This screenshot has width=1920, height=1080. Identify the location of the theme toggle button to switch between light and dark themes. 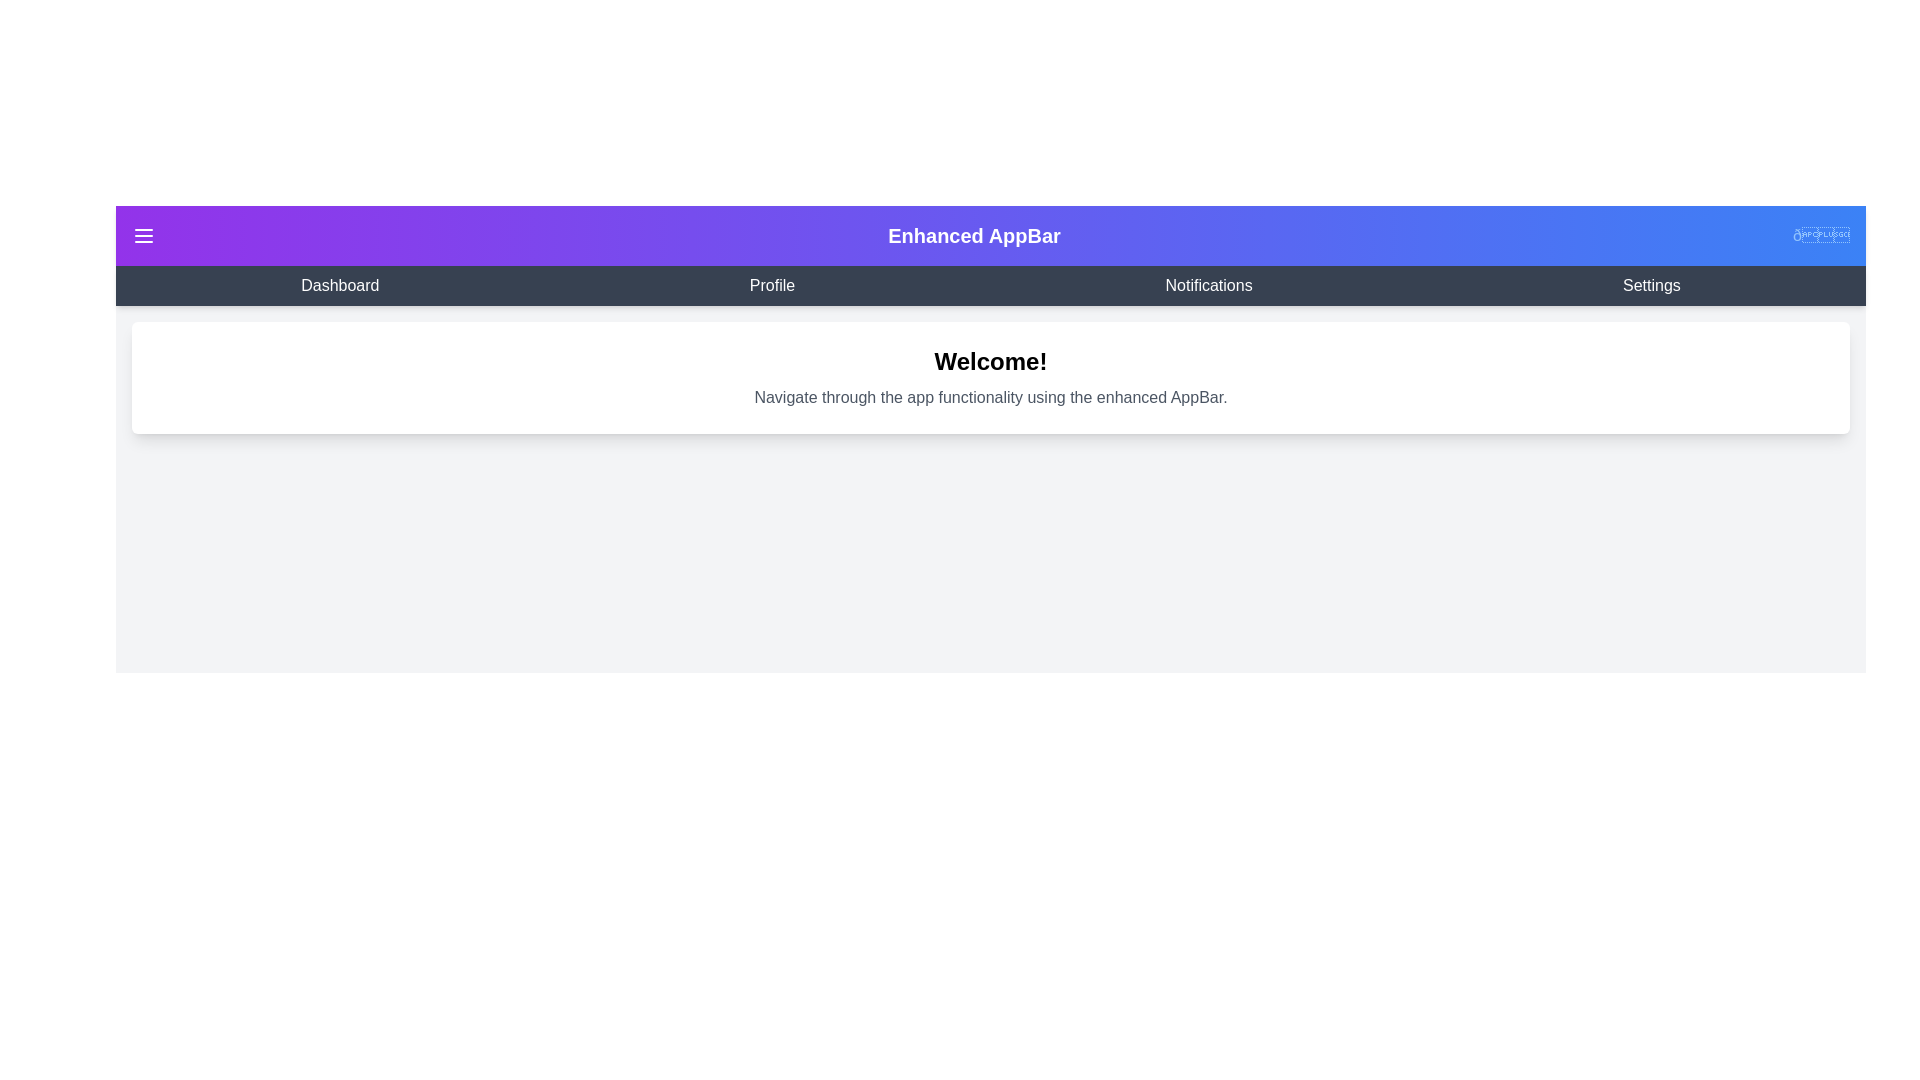
(1820, 234).